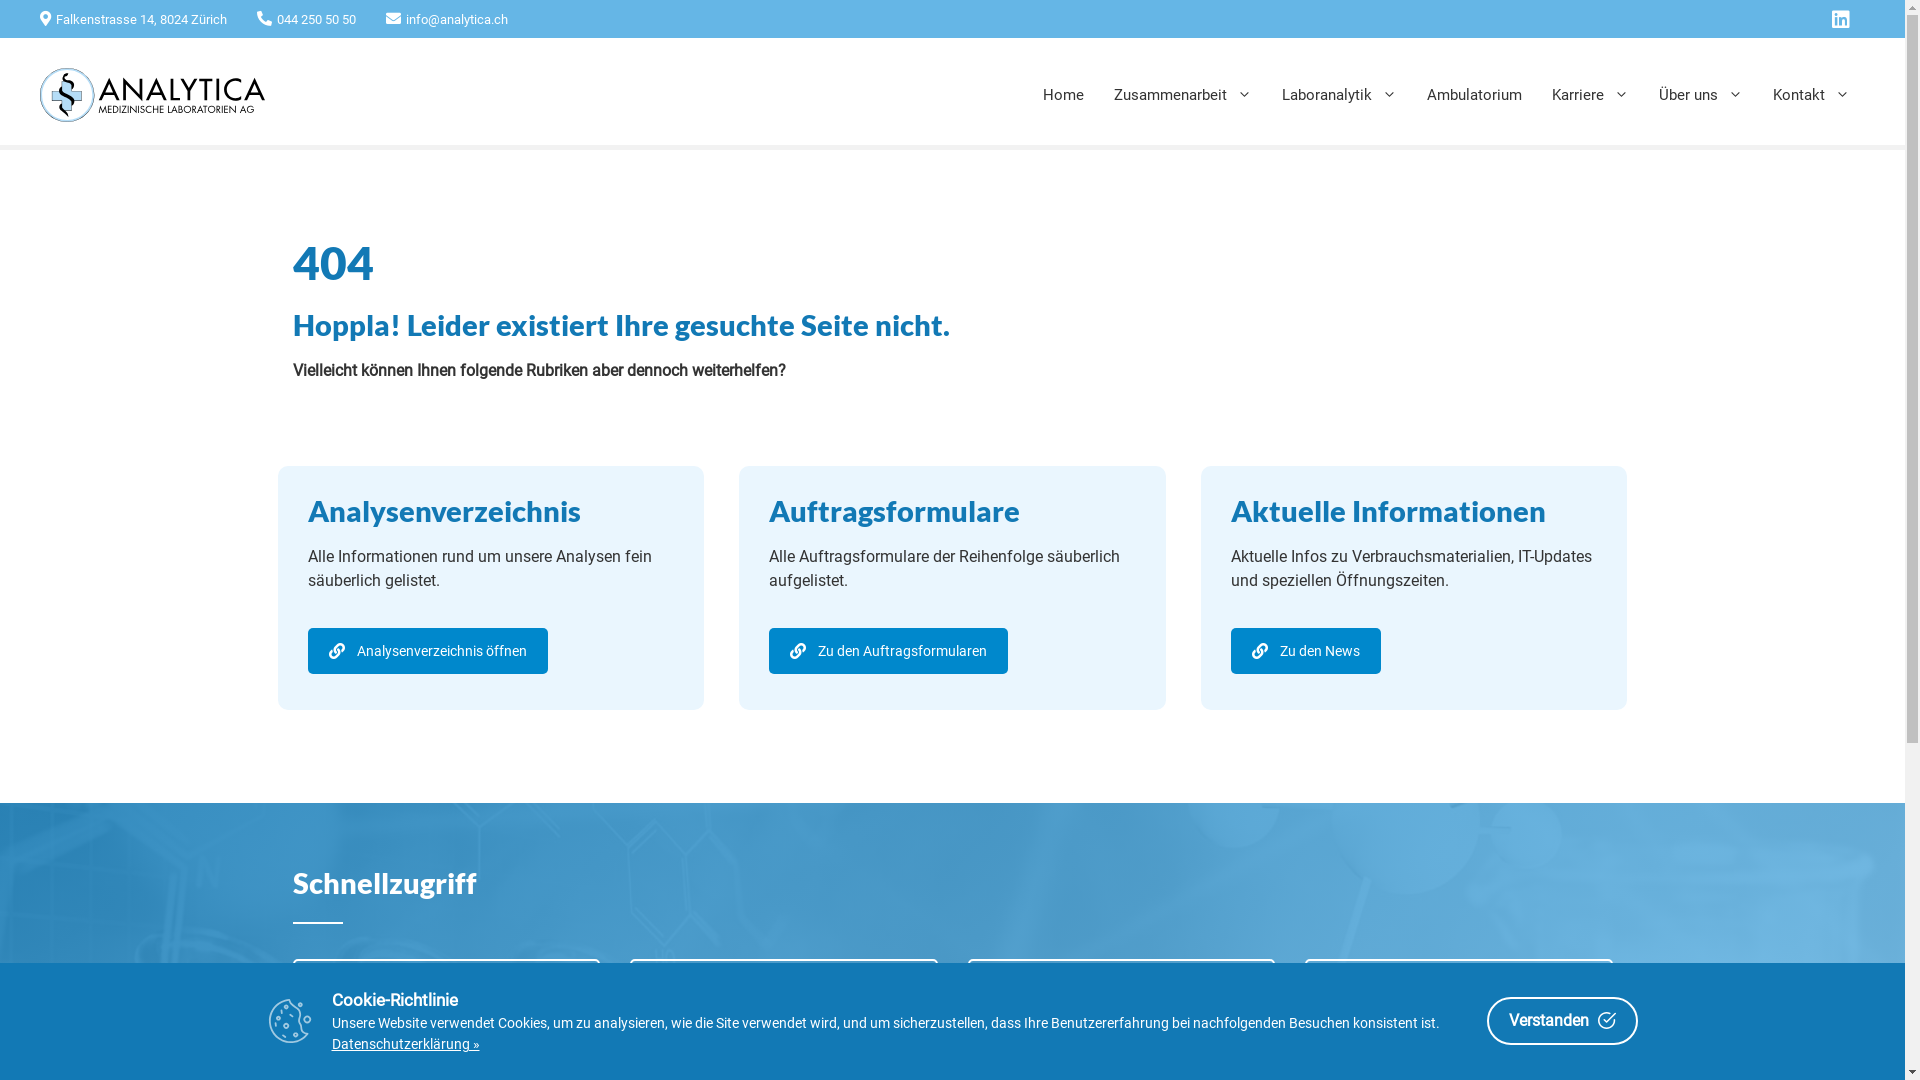 This screenshot has width=1920, height=1080. I want to click on 'Karriere', so click(1589, 95).